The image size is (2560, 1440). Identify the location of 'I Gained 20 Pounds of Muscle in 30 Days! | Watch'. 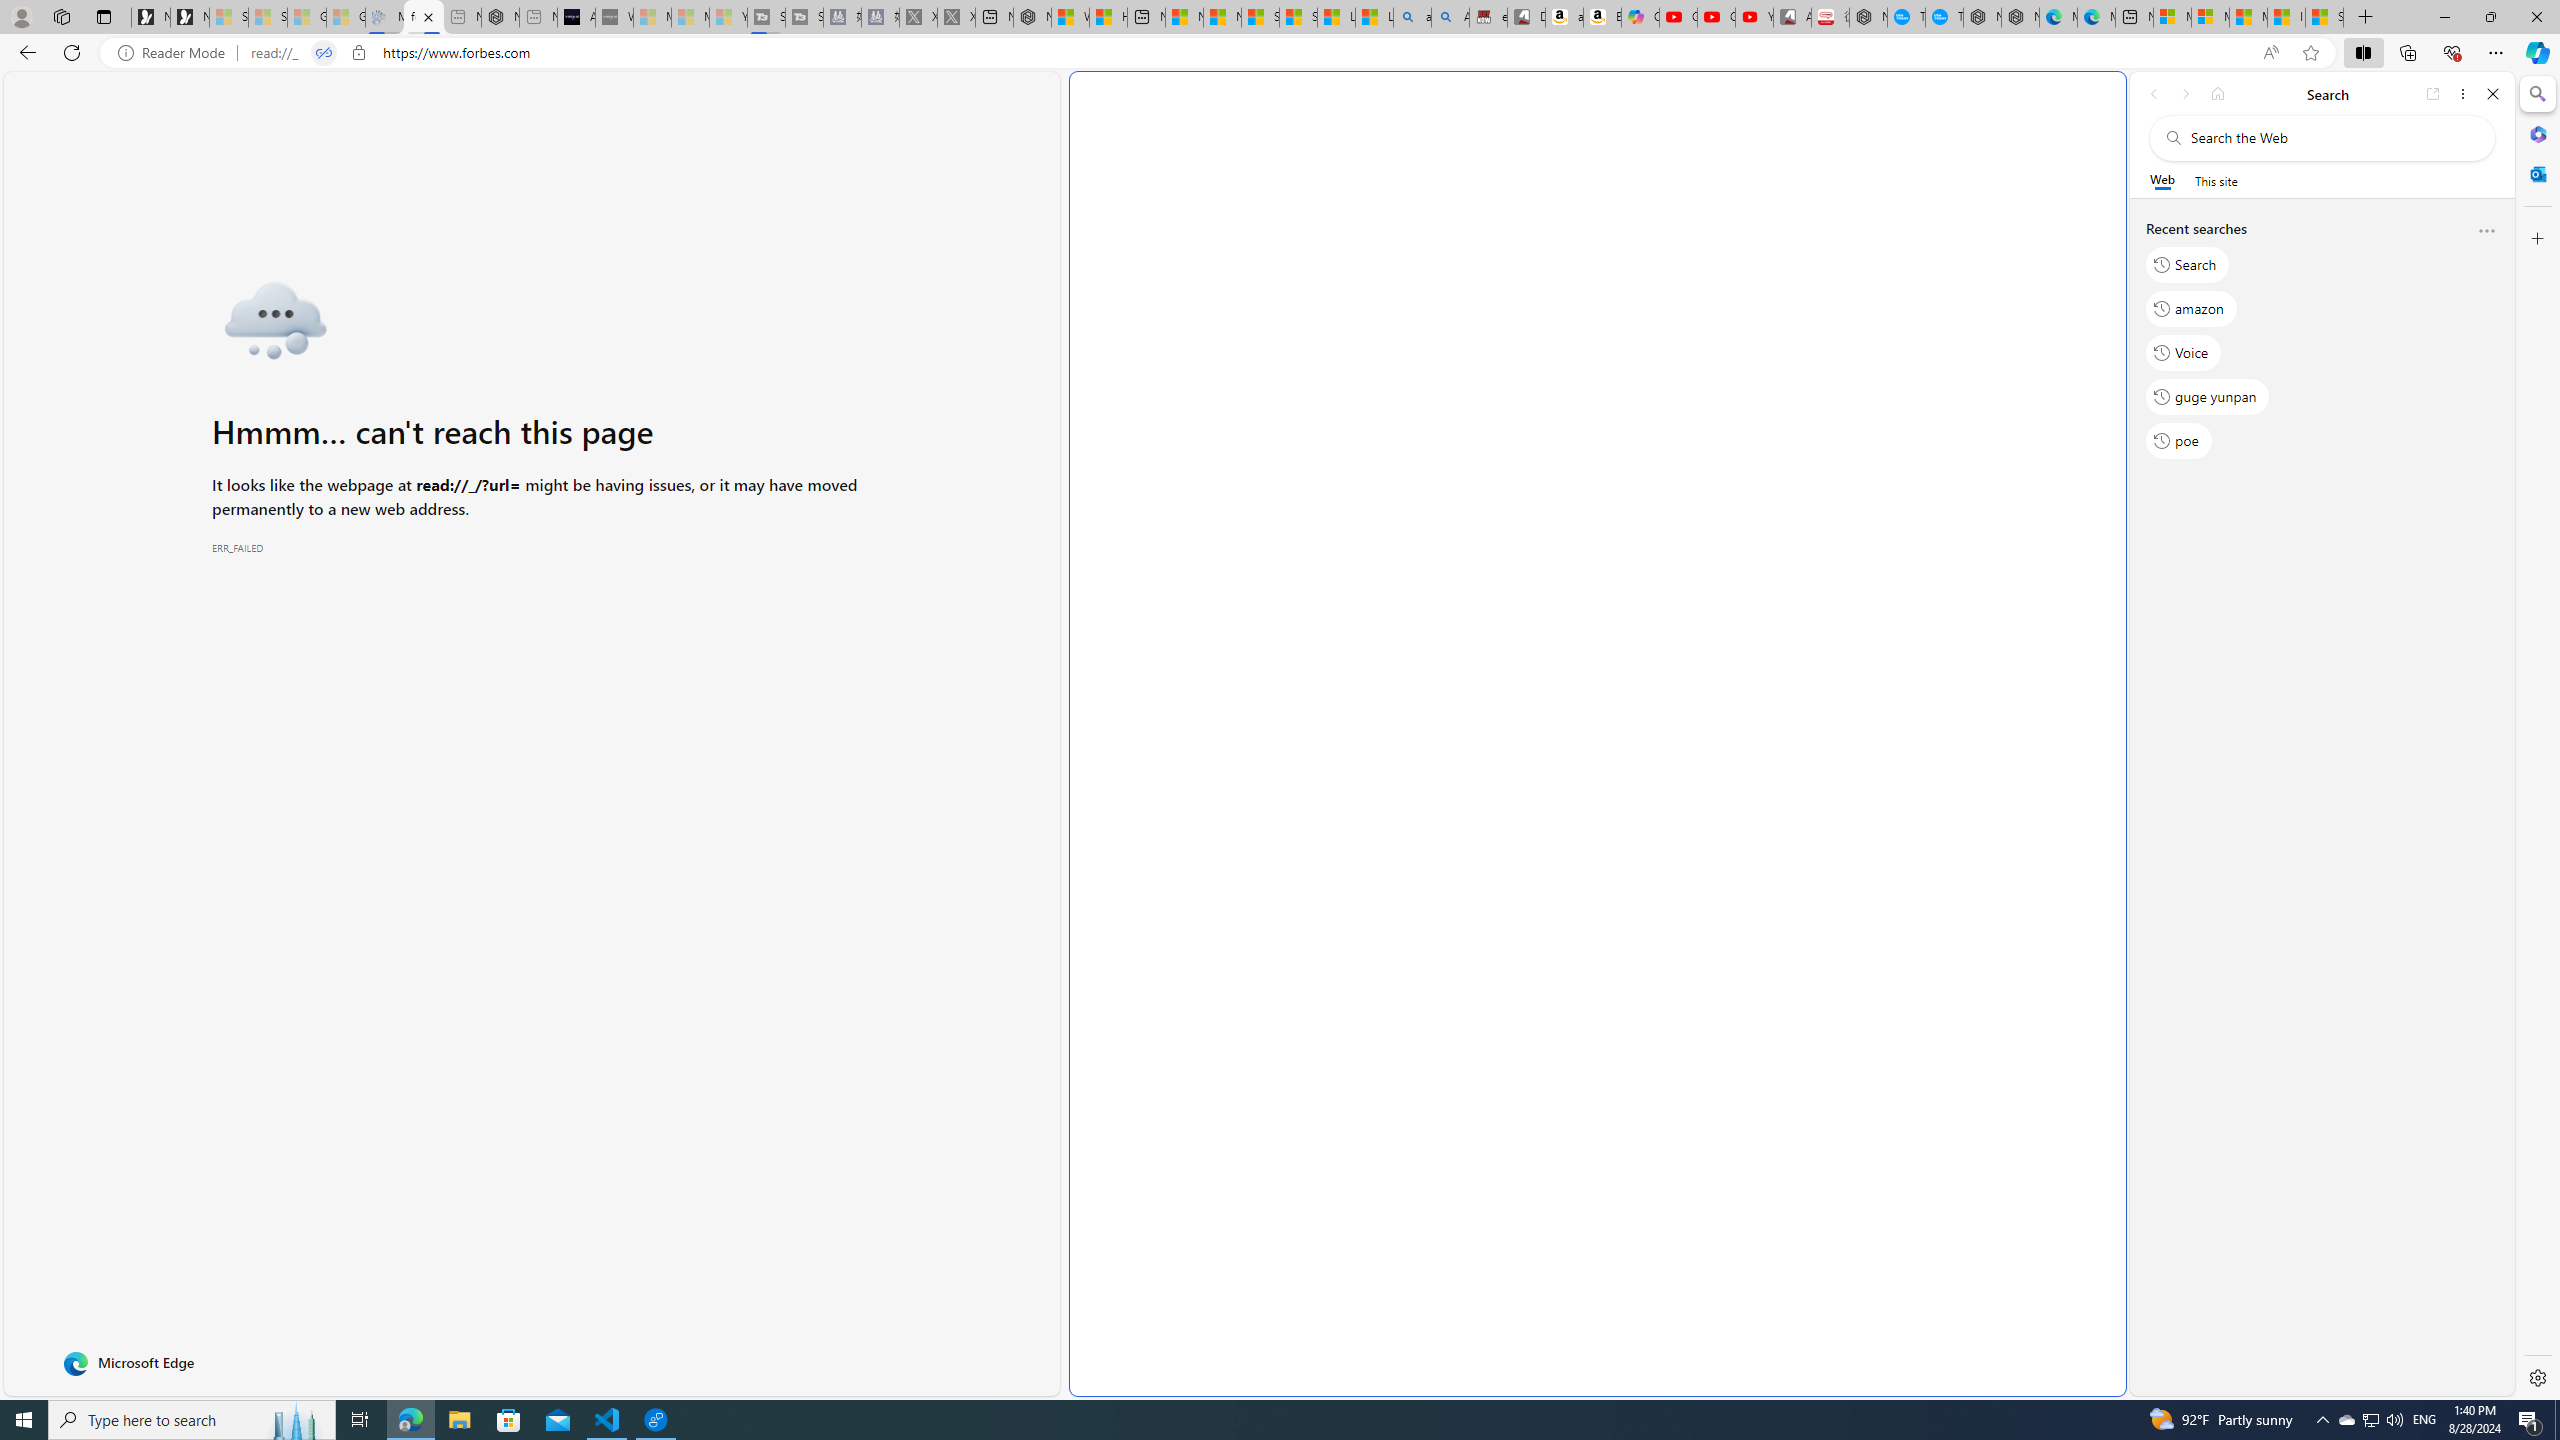
(2286, 16).